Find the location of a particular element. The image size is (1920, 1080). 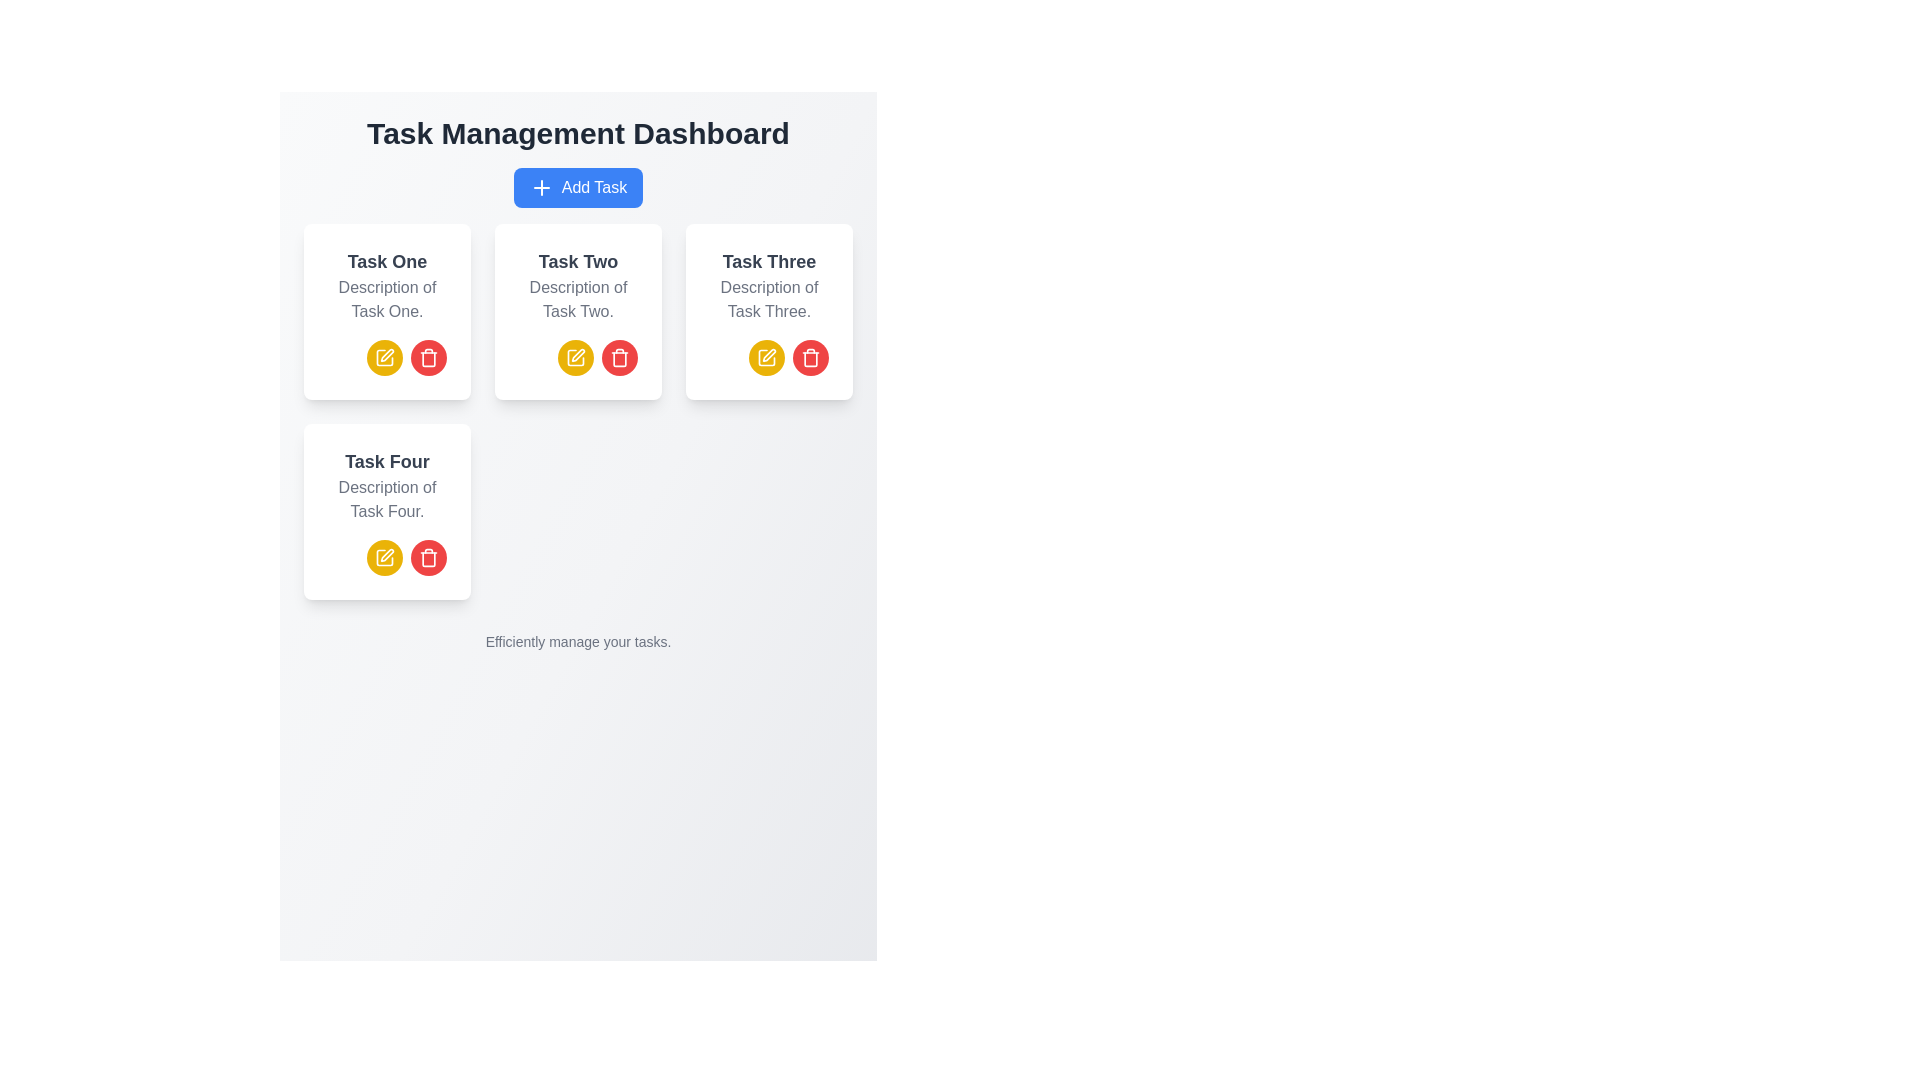

the text display containing 'Description of Task One' styled in light gray, located below the title 'Task One' in the 'Task Management Dashboard.' is located at coordinates (387, 300).